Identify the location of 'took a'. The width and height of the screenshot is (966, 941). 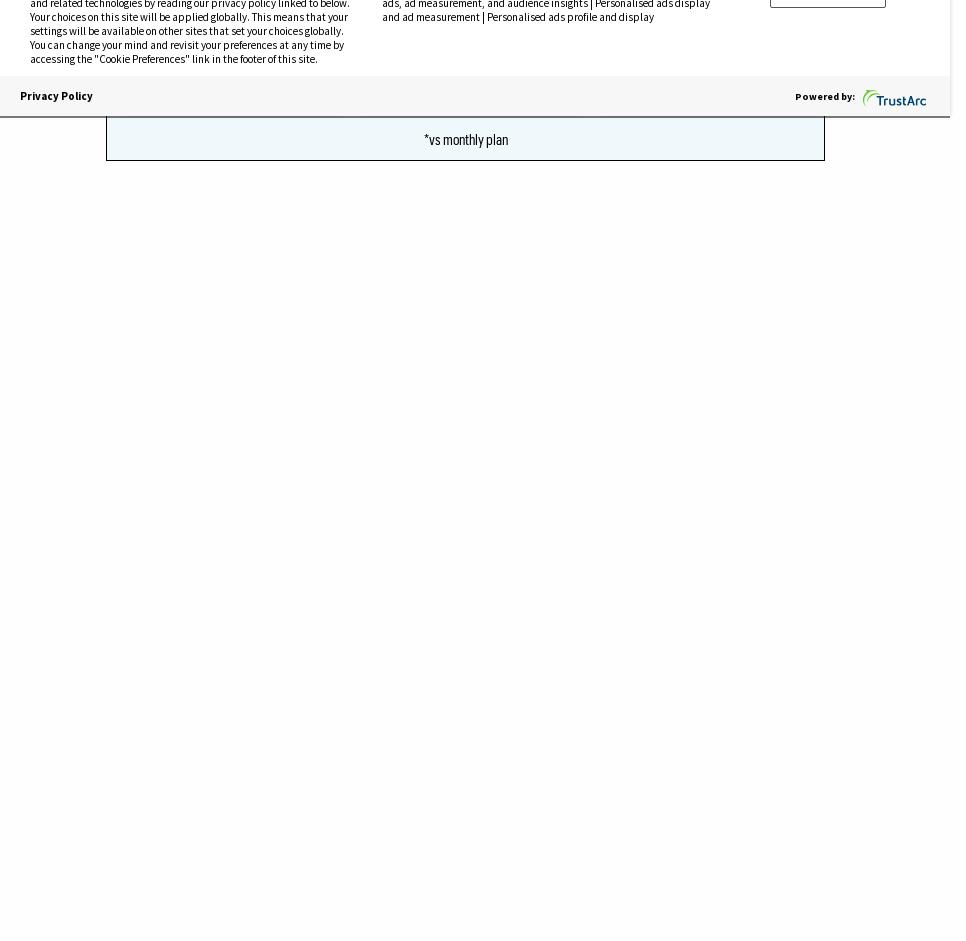
(285, 195).